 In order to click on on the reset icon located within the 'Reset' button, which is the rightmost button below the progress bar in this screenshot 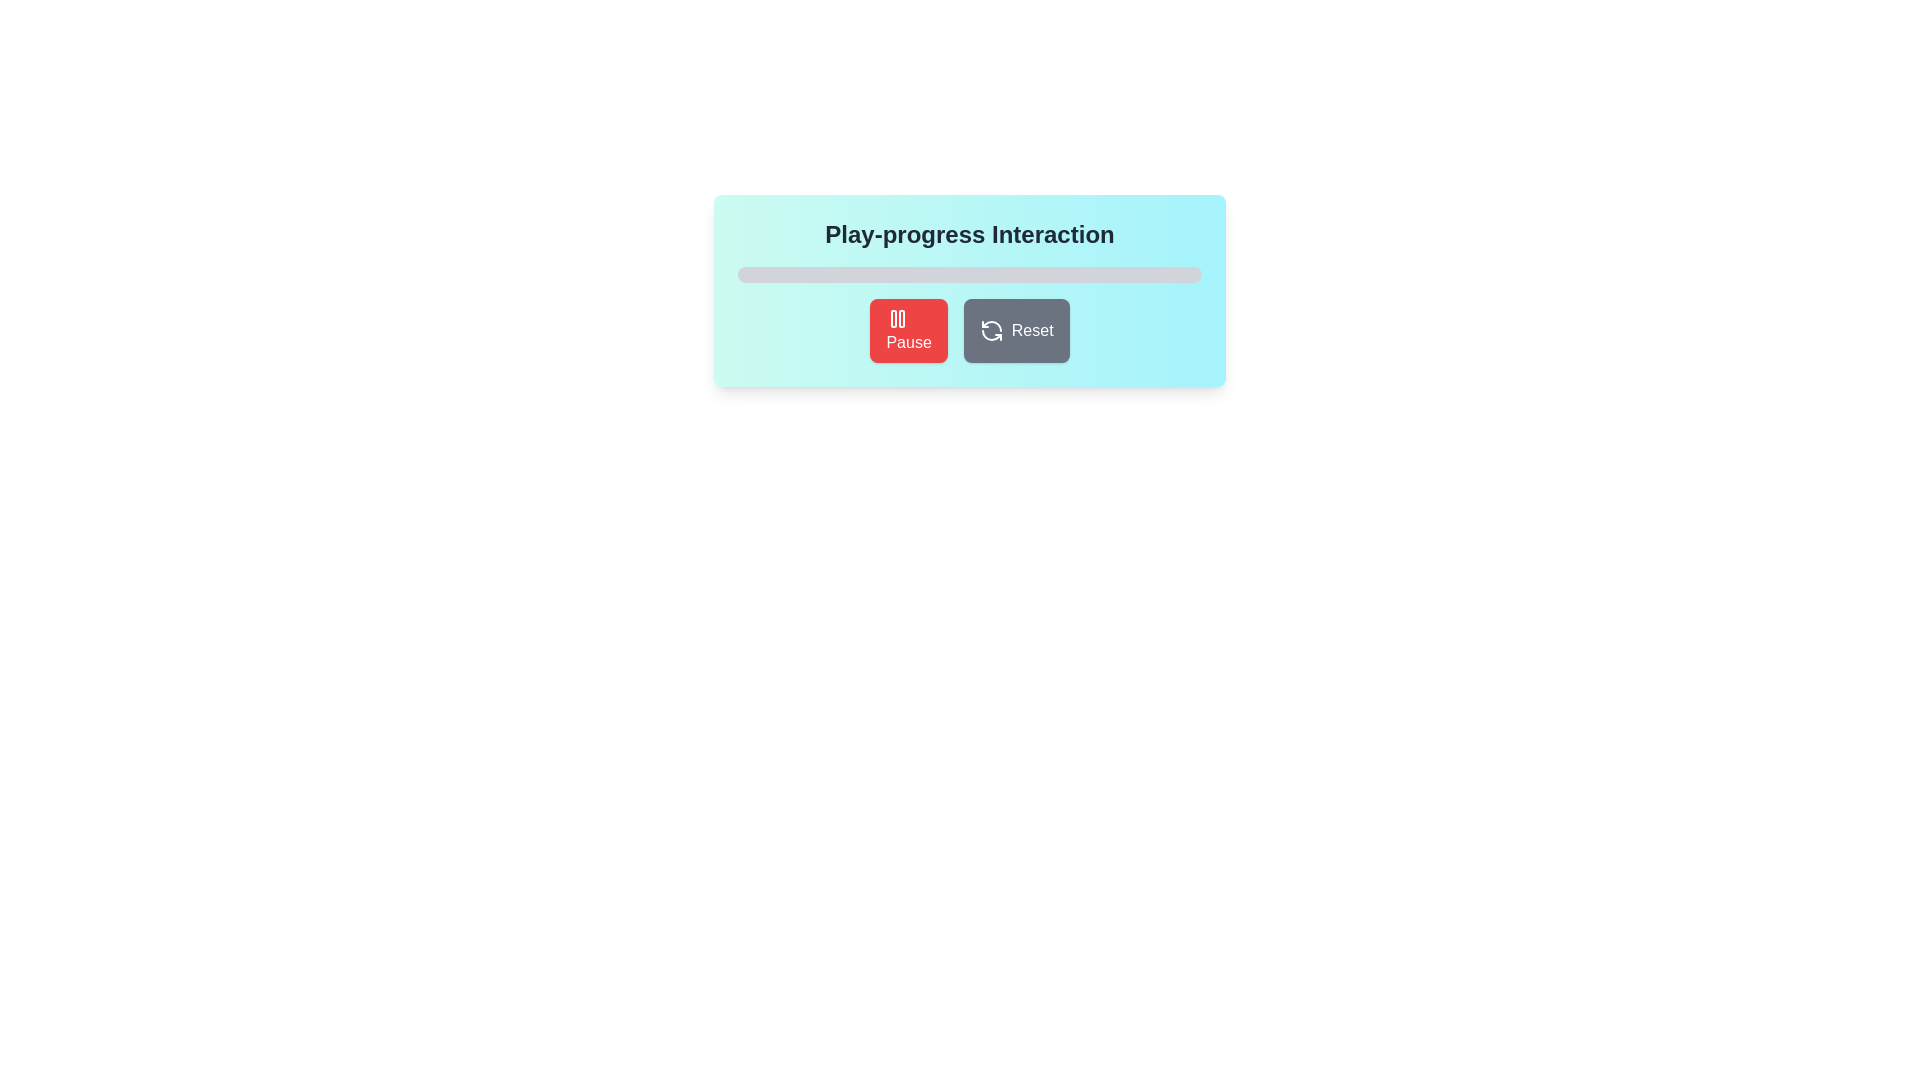, I will do `click(991, 330)`.